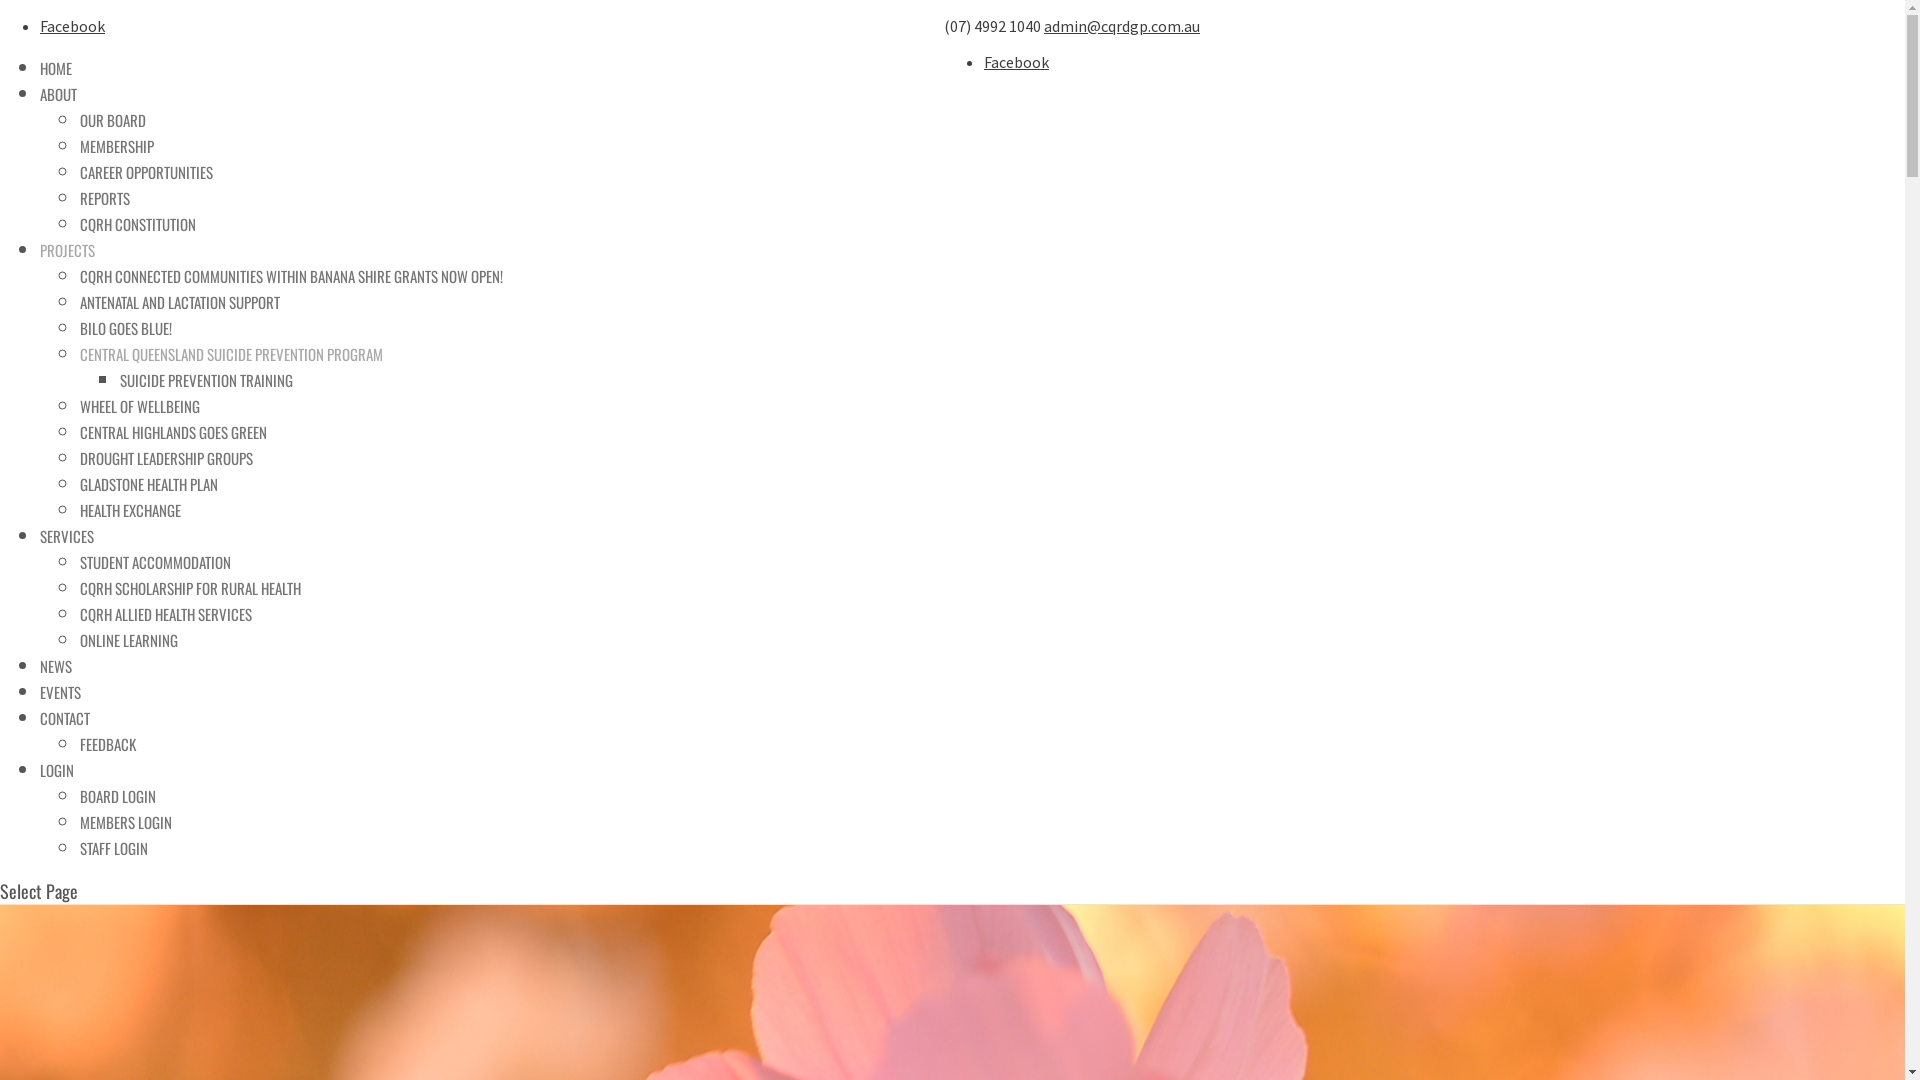 This screenshot has width=1920, height=1080. I want to click on 'ONLINE LEARNING', so click(128, 640).